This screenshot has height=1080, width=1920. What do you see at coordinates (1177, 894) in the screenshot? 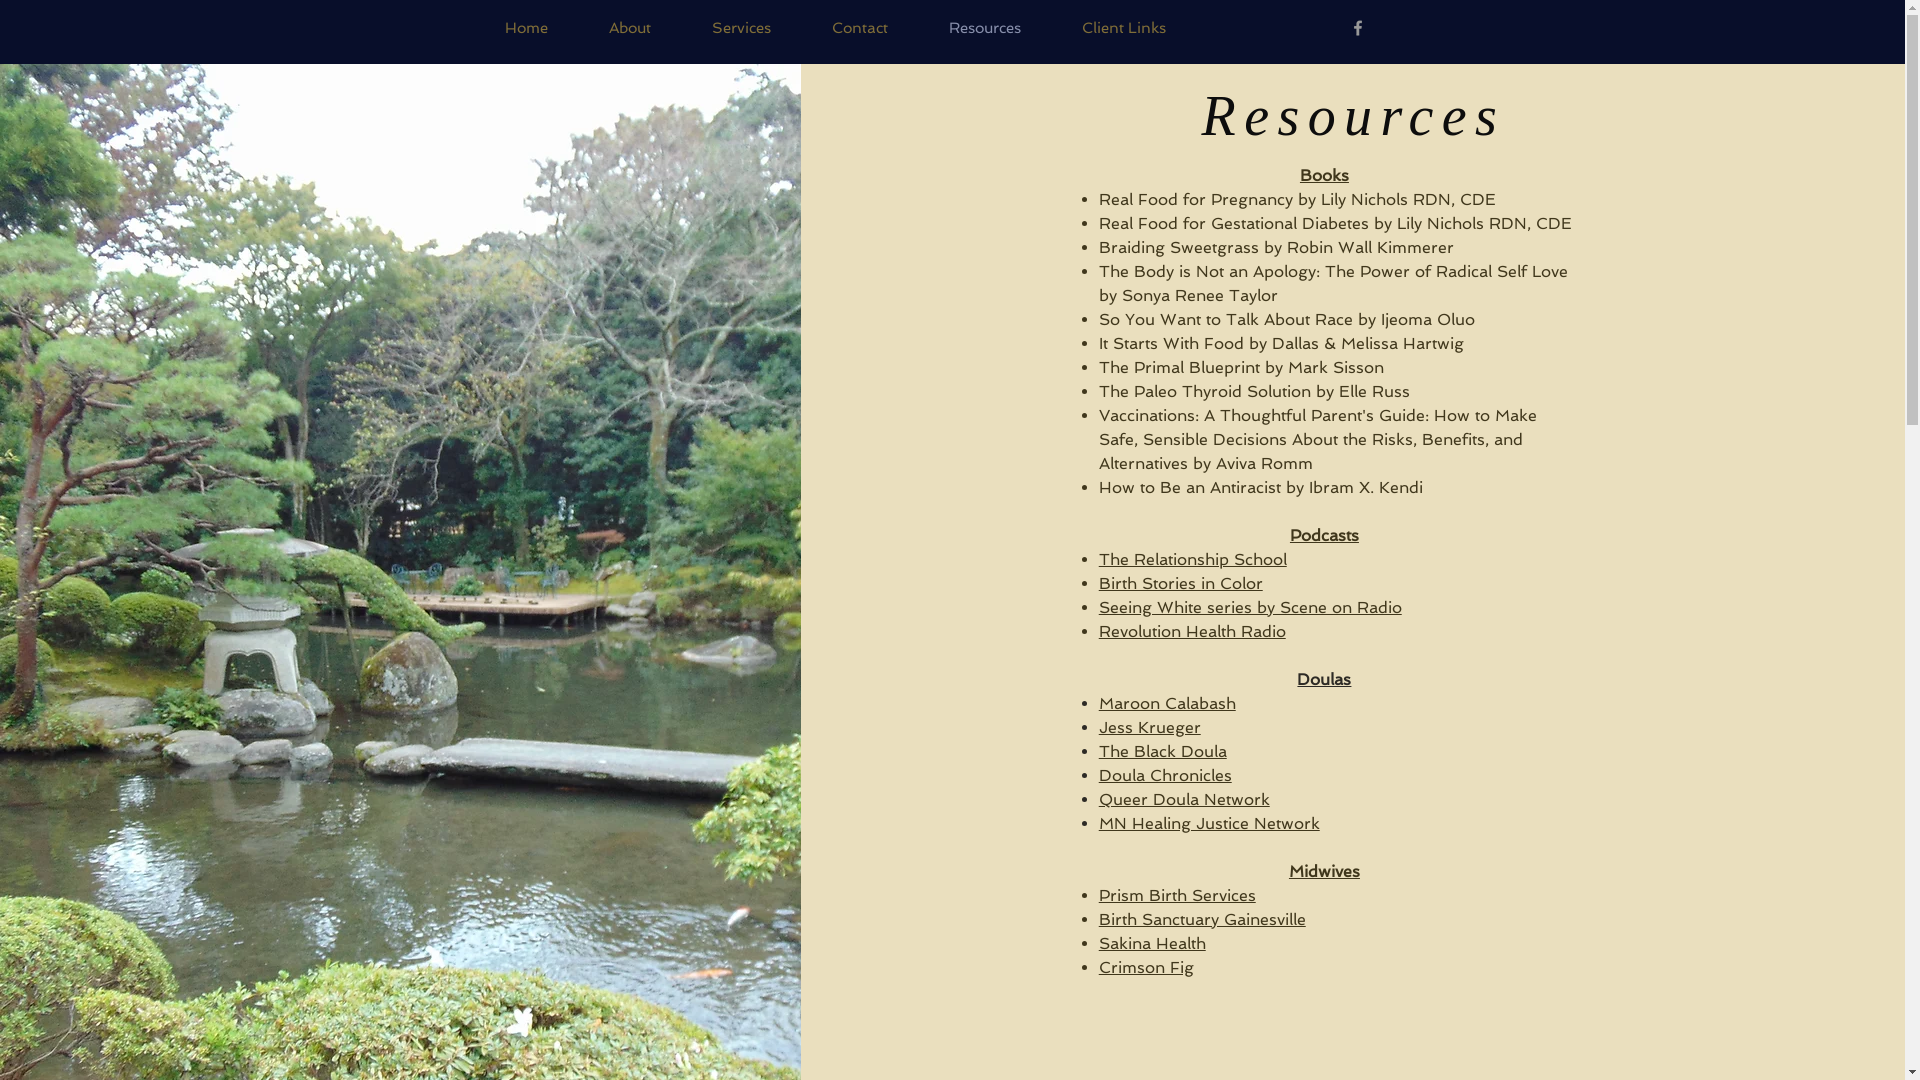
I see `'Prism Birth Services'` at bounding box center [1177, 894].